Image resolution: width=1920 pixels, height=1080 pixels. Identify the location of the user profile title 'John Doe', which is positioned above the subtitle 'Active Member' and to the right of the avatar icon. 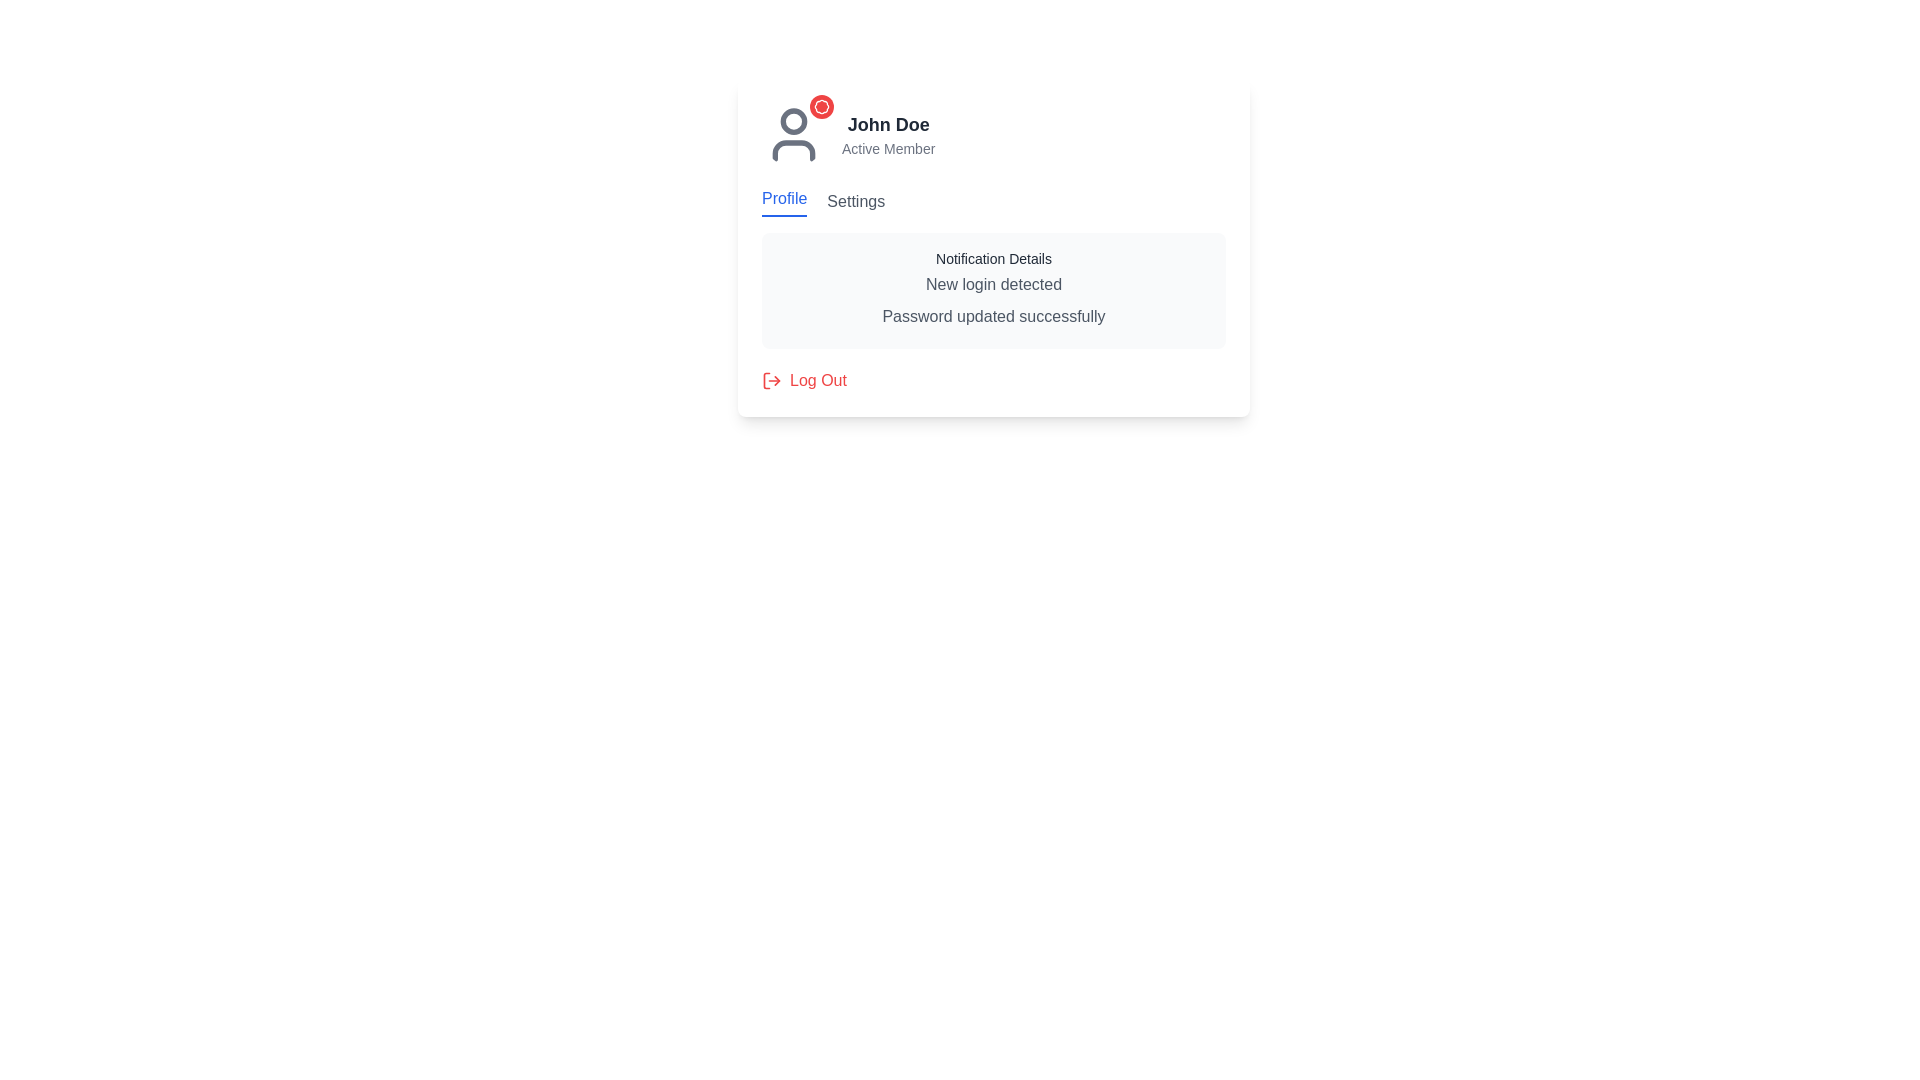
(887, 124).